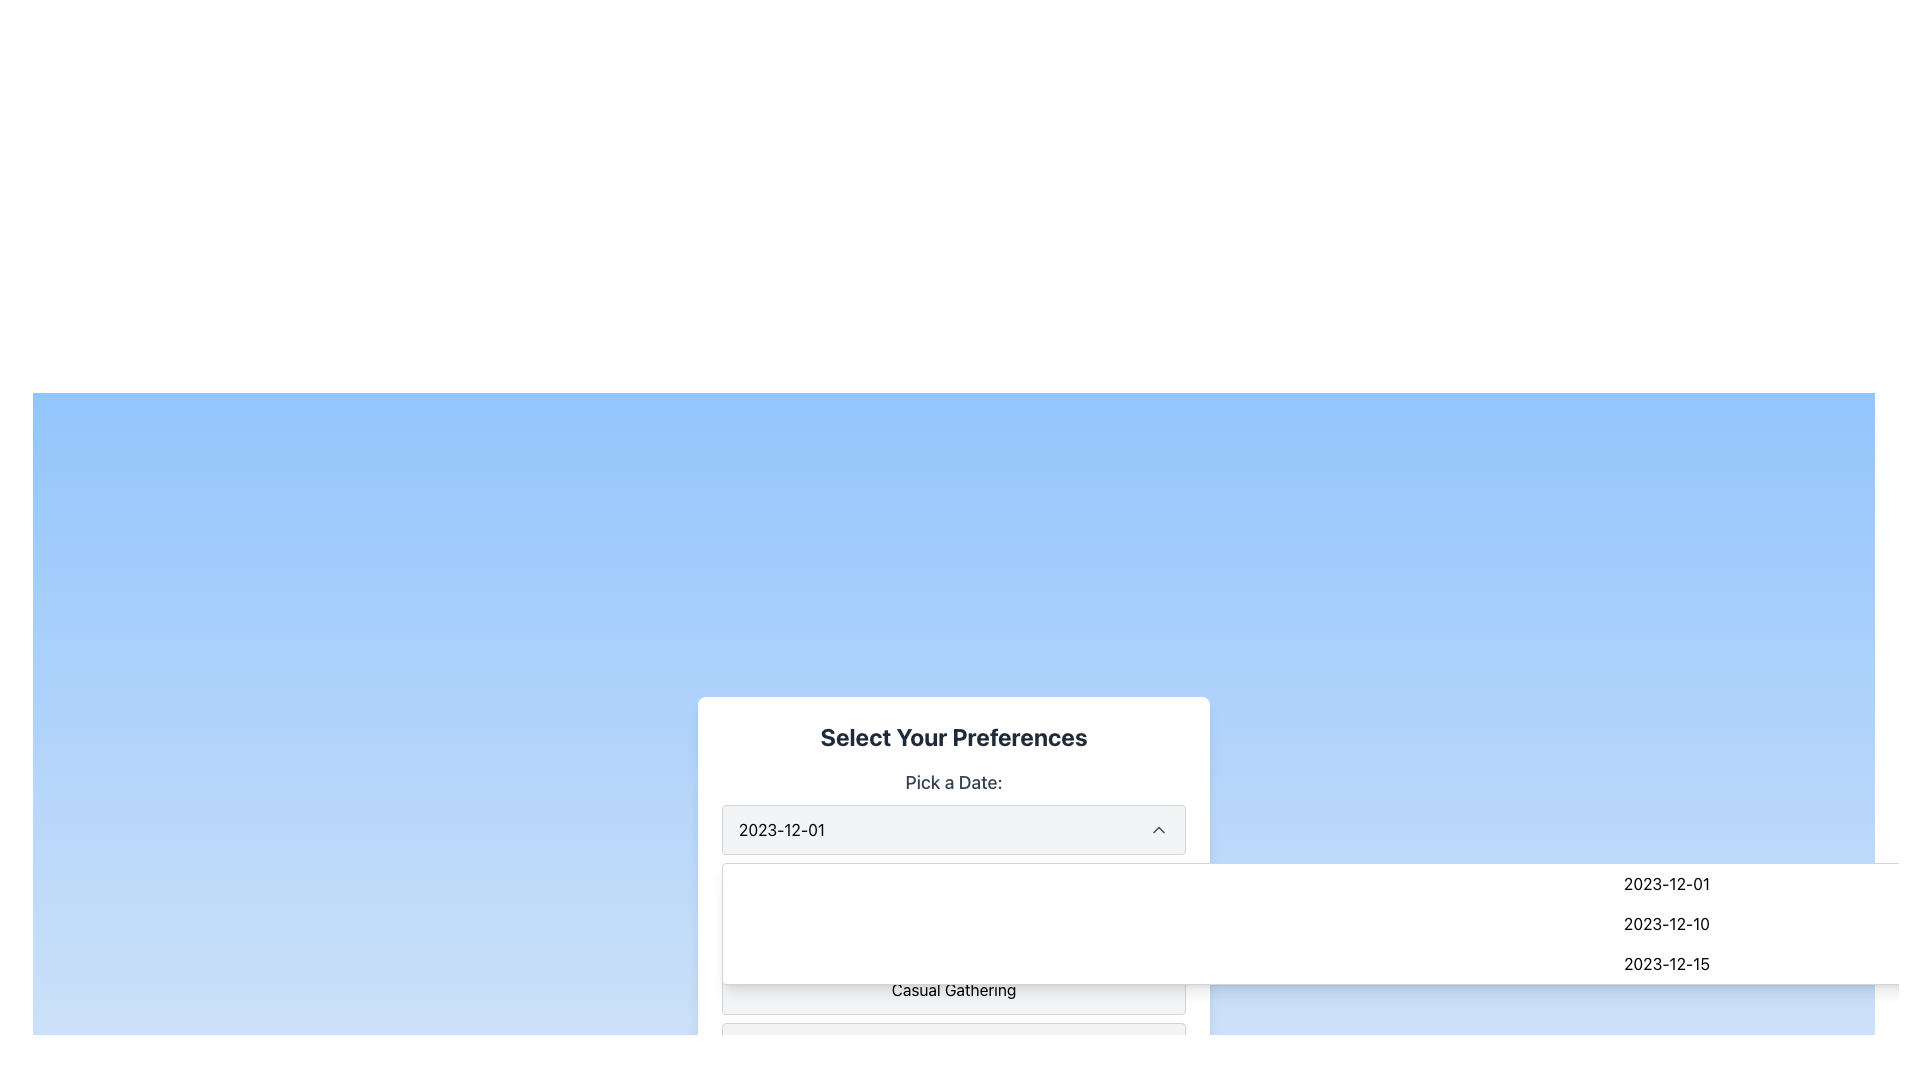  I want to click on the second selectable list item labeled 'Casual Gathering', so click(953, 990).